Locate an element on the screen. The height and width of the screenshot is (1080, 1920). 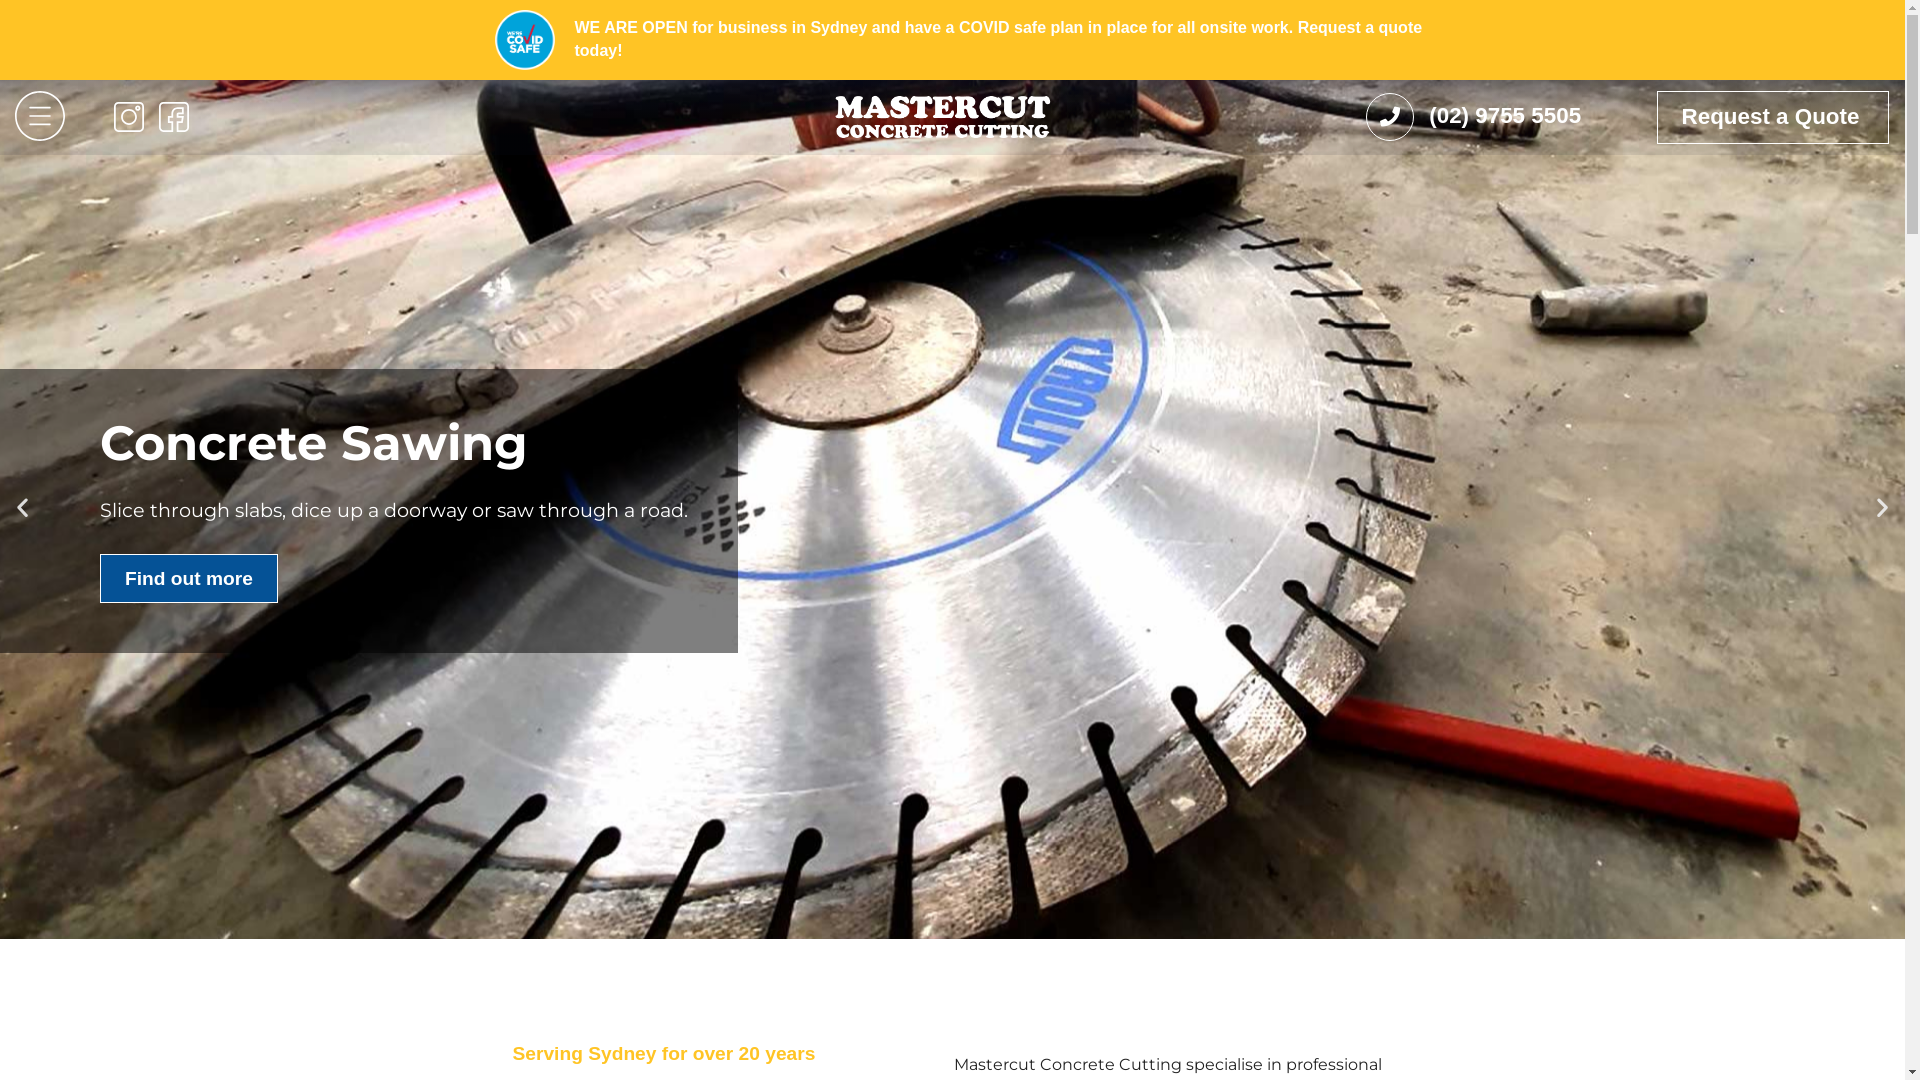
'Request a Quote' is located at coordinates (1773, 117).